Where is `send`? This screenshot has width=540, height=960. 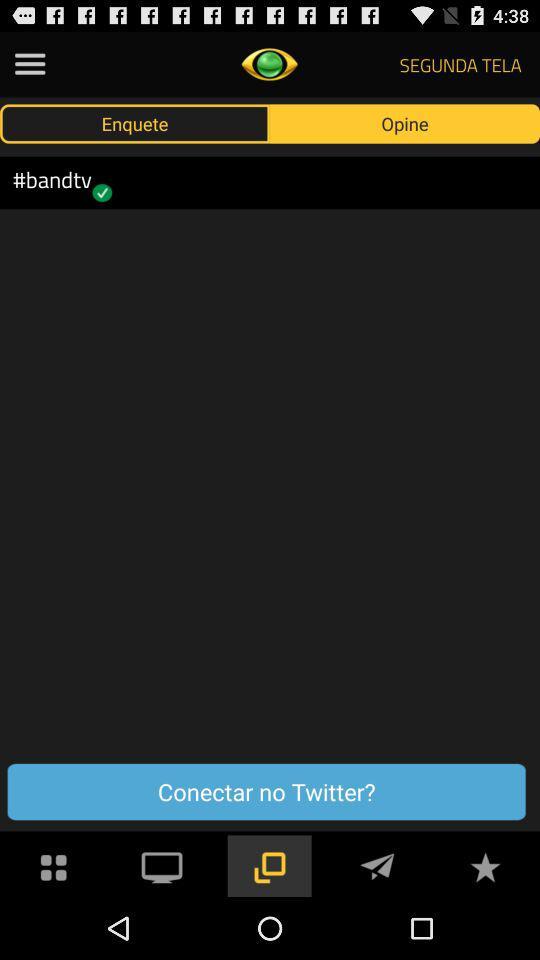
send is located at coordinates (377, 864).